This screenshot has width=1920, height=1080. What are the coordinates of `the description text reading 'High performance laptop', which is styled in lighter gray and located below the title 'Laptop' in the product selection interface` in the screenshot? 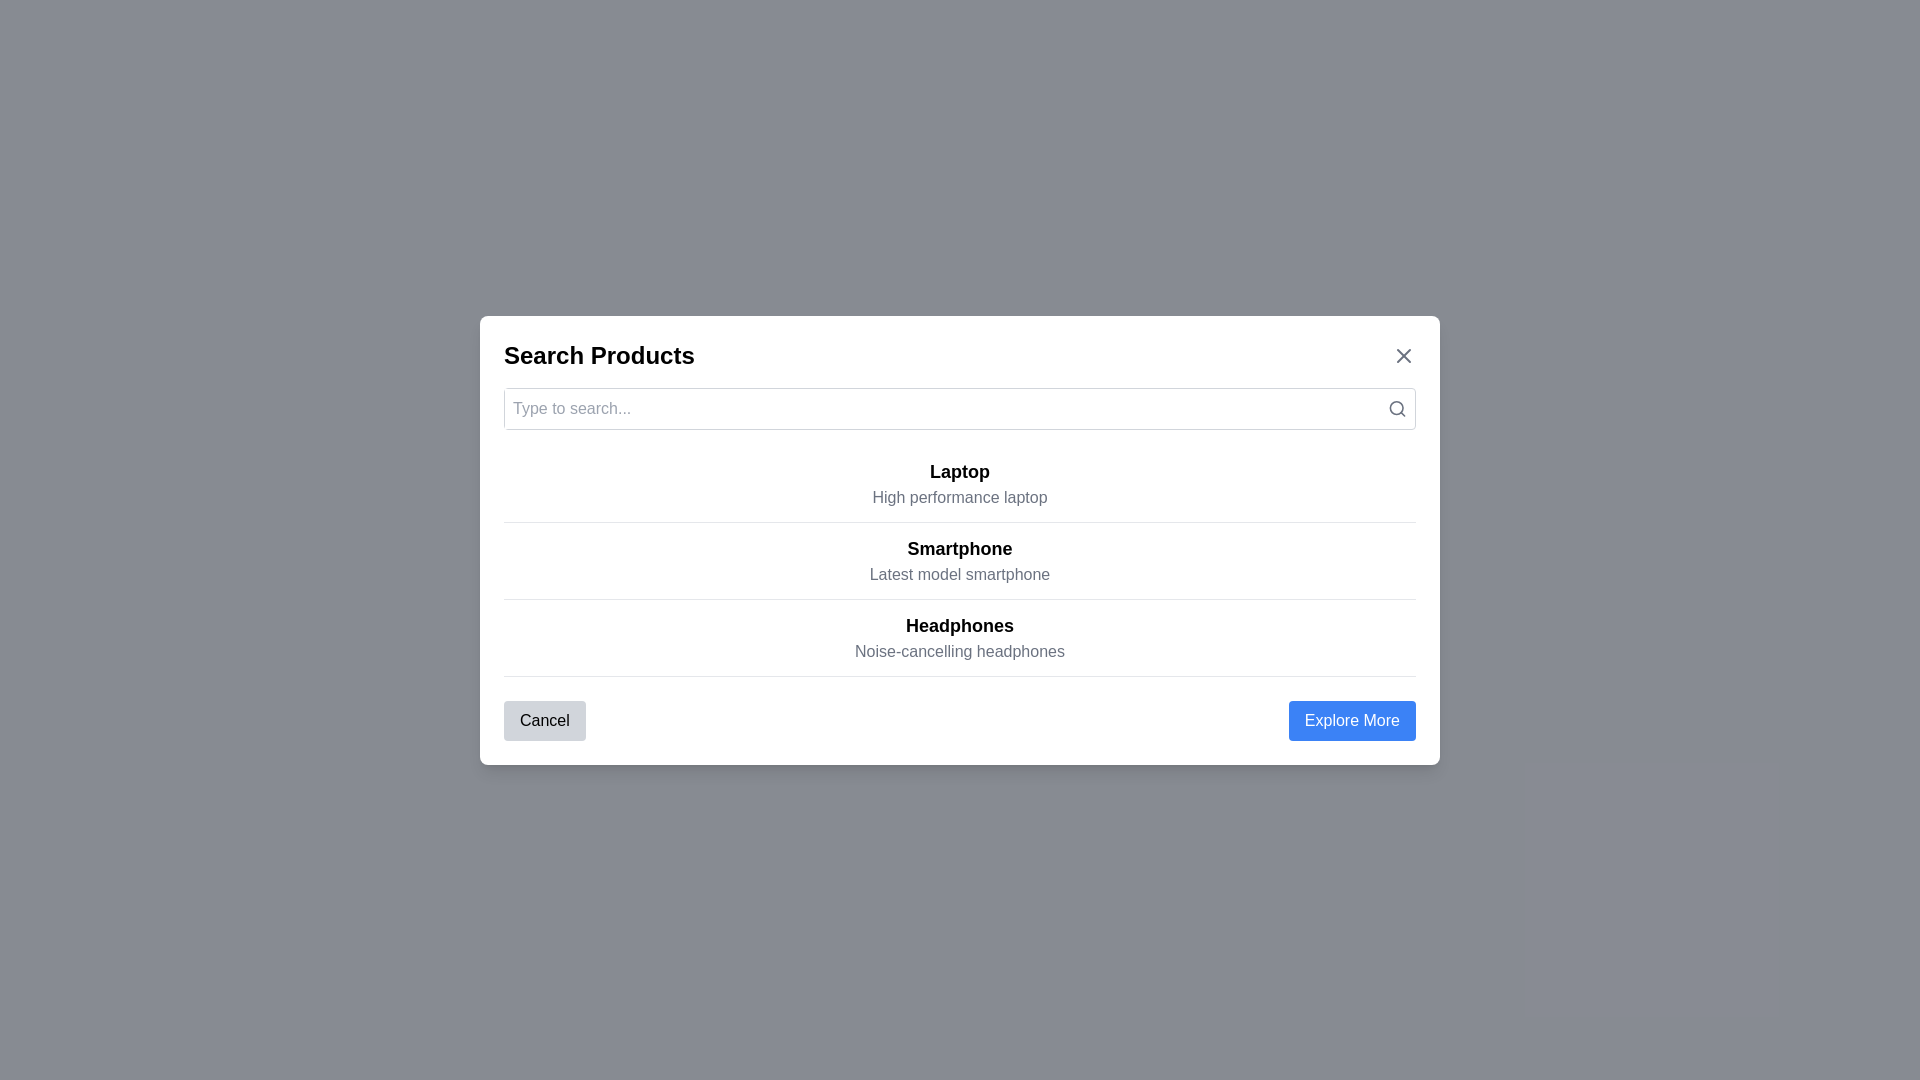 It's located at (960, 496).